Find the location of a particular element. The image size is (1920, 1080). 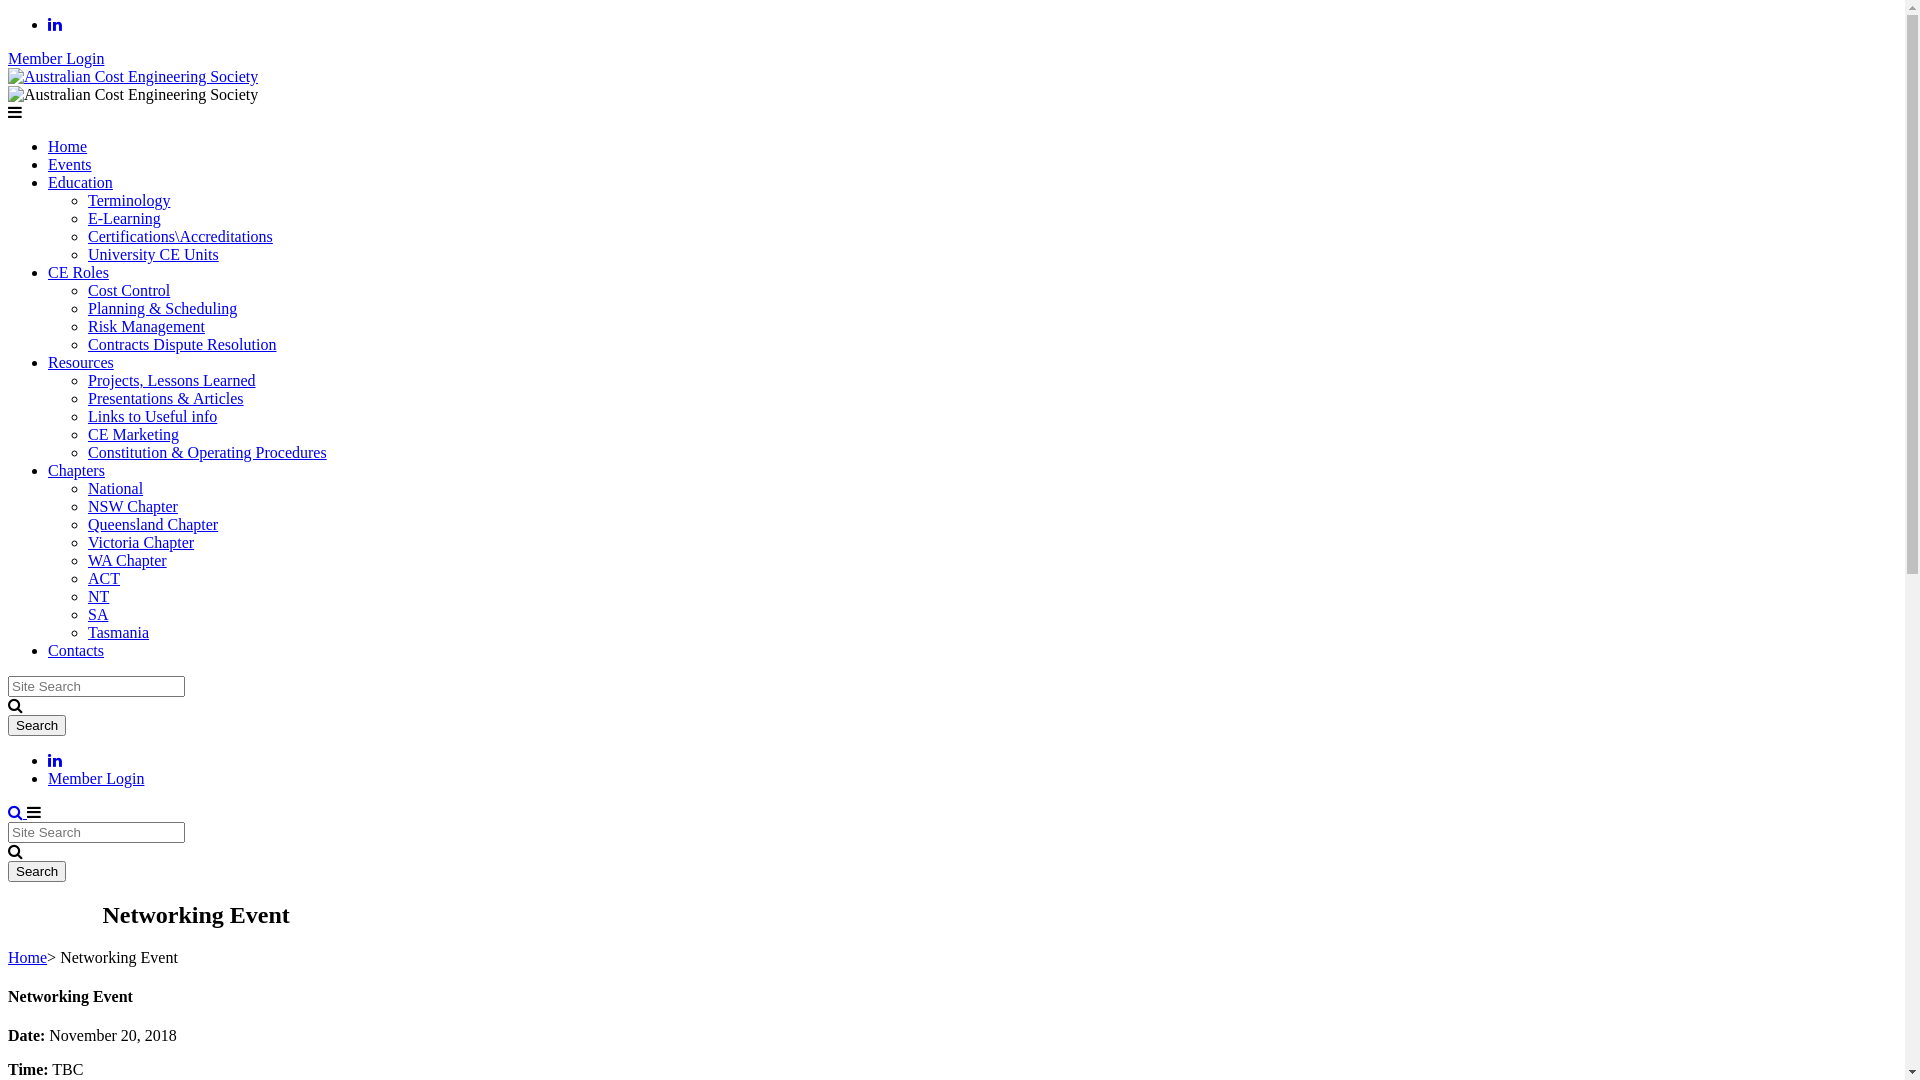

'Risk Management' is located at coordinates (145, 325).